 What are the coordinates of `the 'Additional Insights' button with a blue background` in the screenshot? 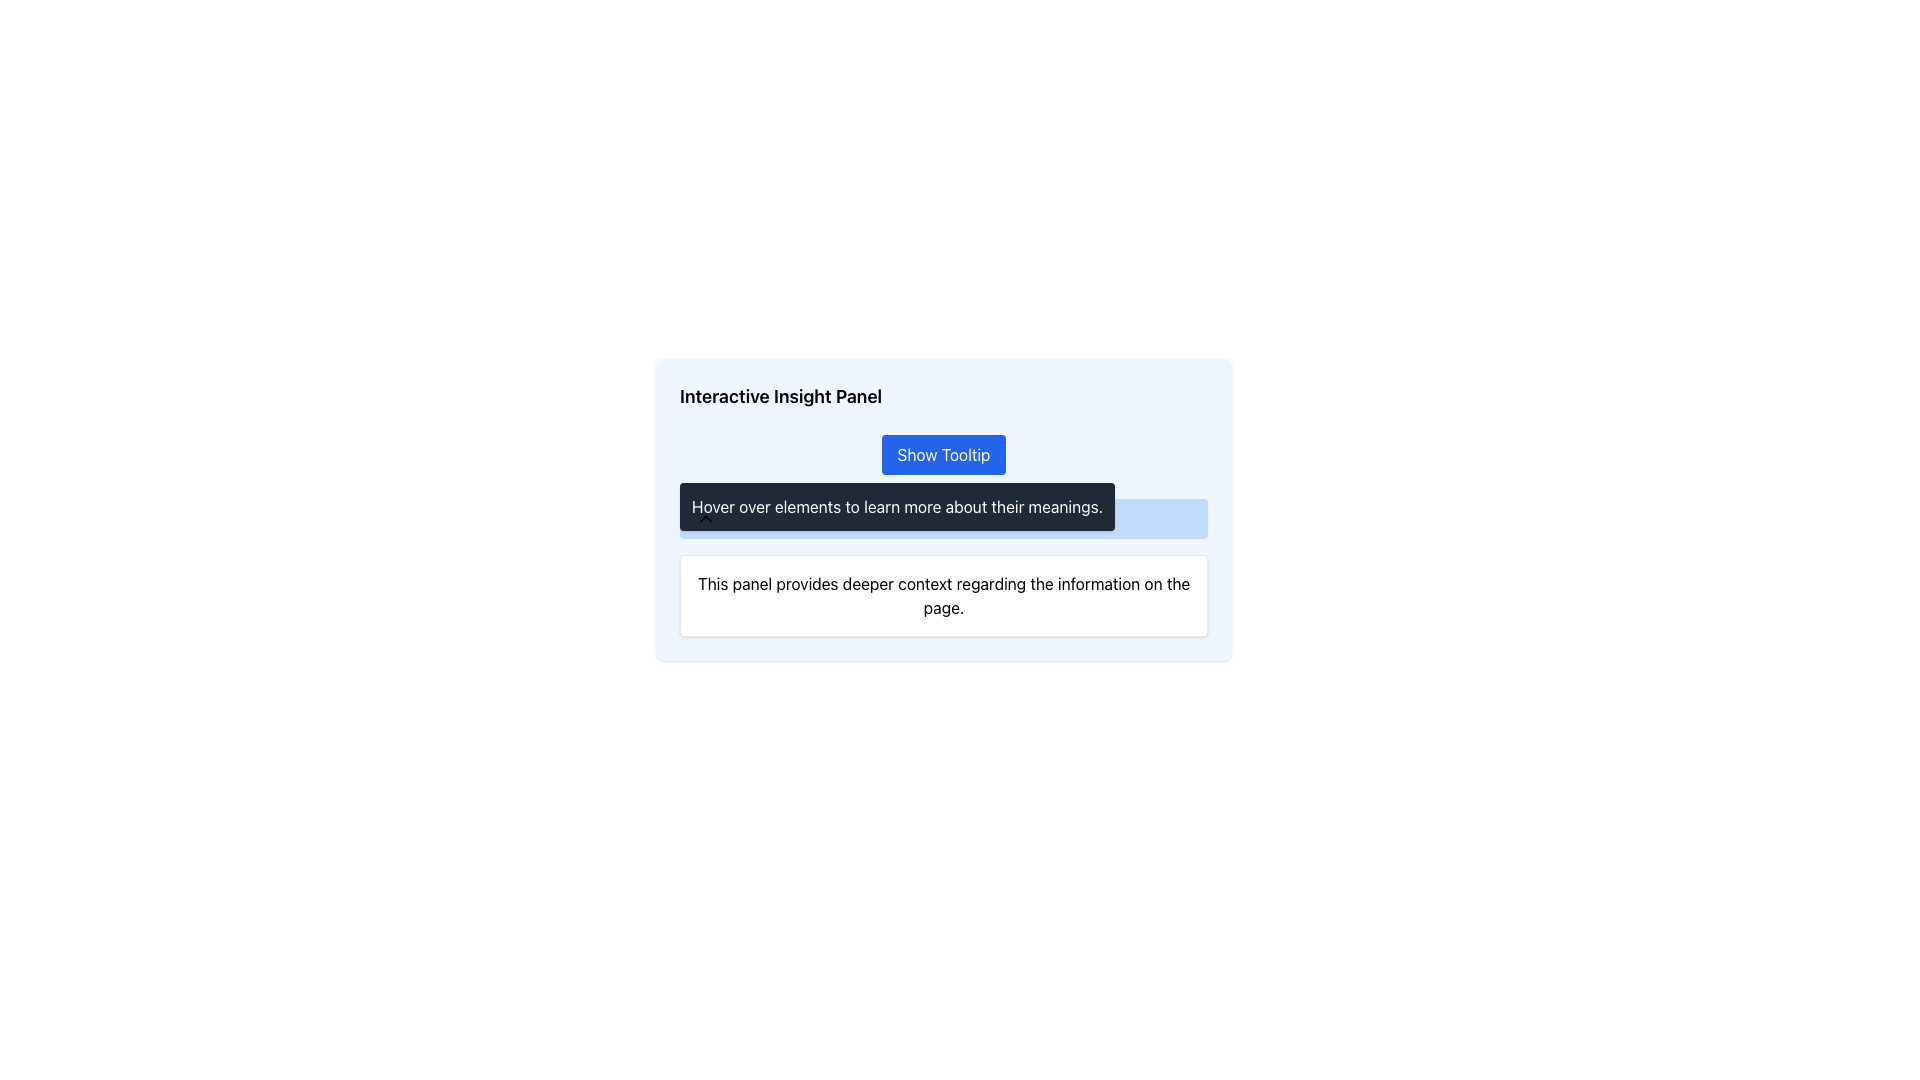 It's located at (943, 518).